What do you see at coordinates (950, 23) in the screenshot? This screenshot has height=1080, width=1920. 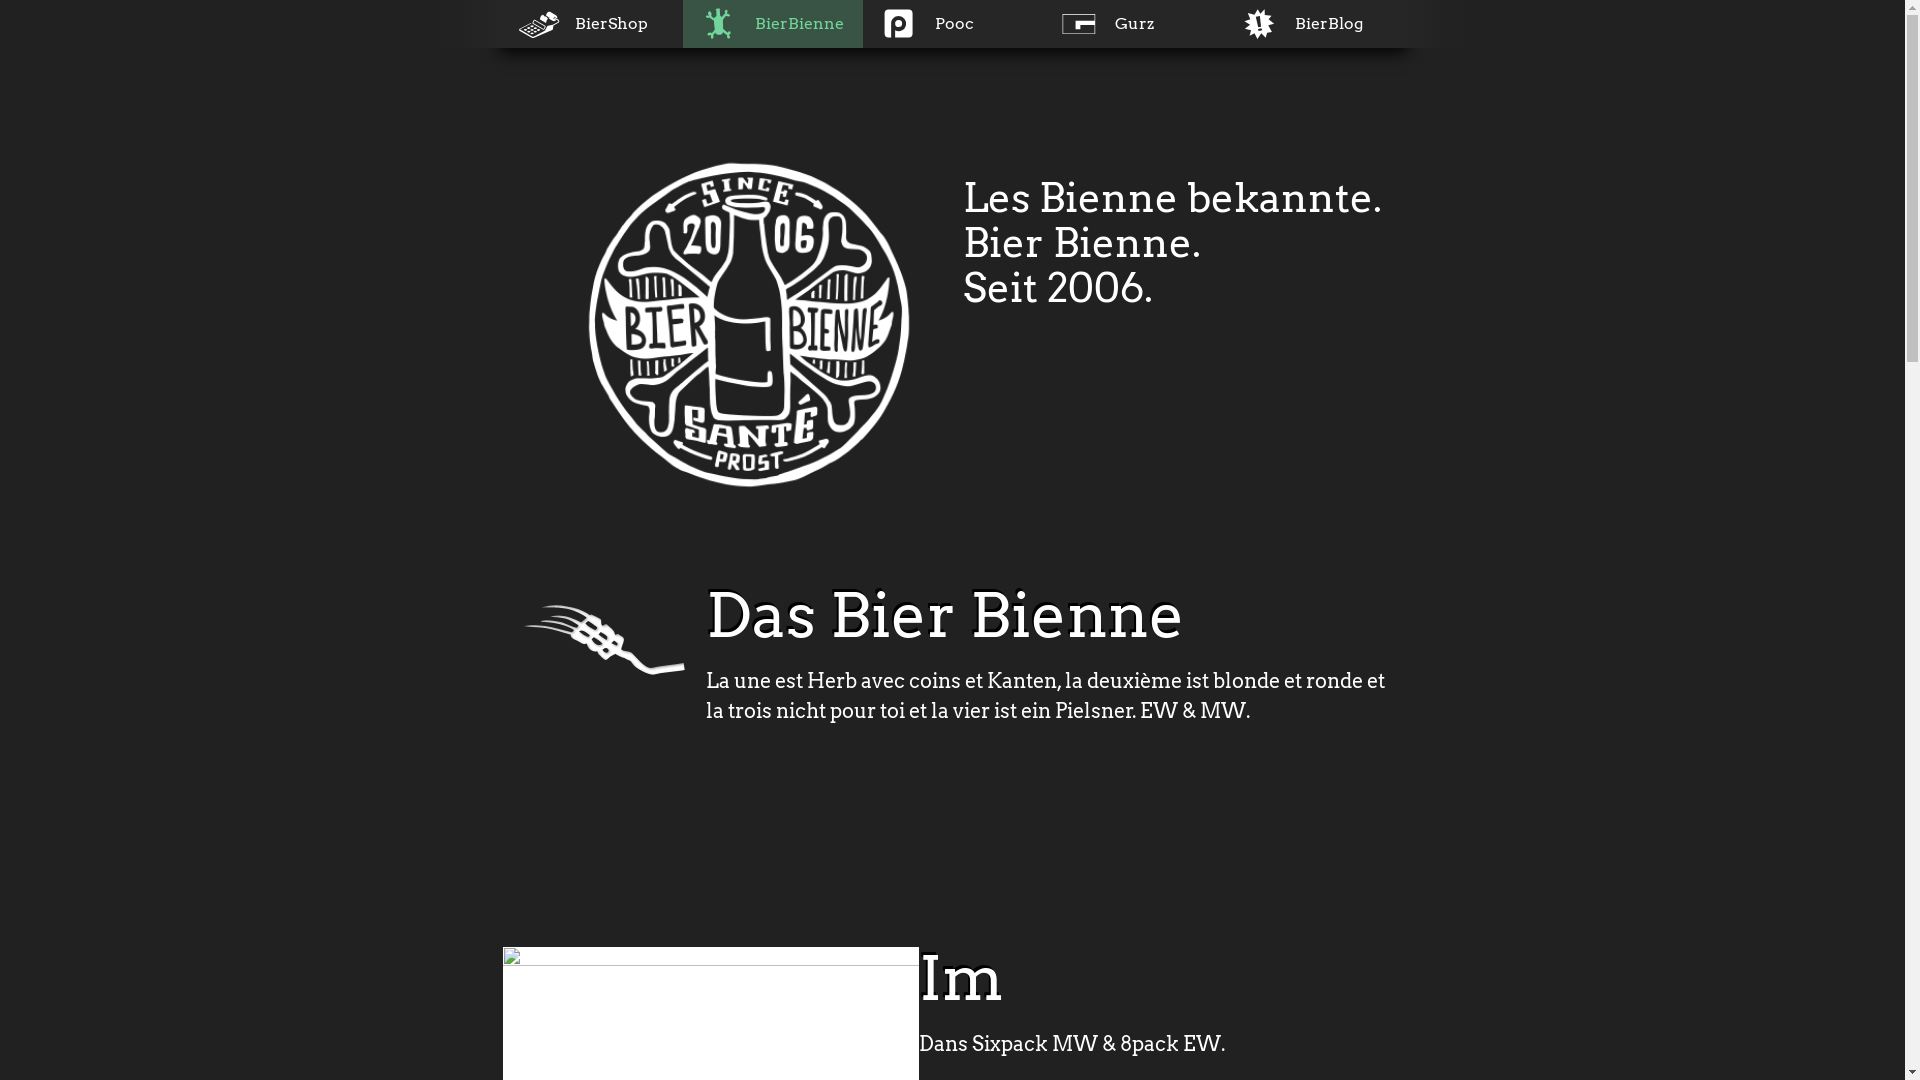 I see `'Pooc'` at bounding box center [950, 23].